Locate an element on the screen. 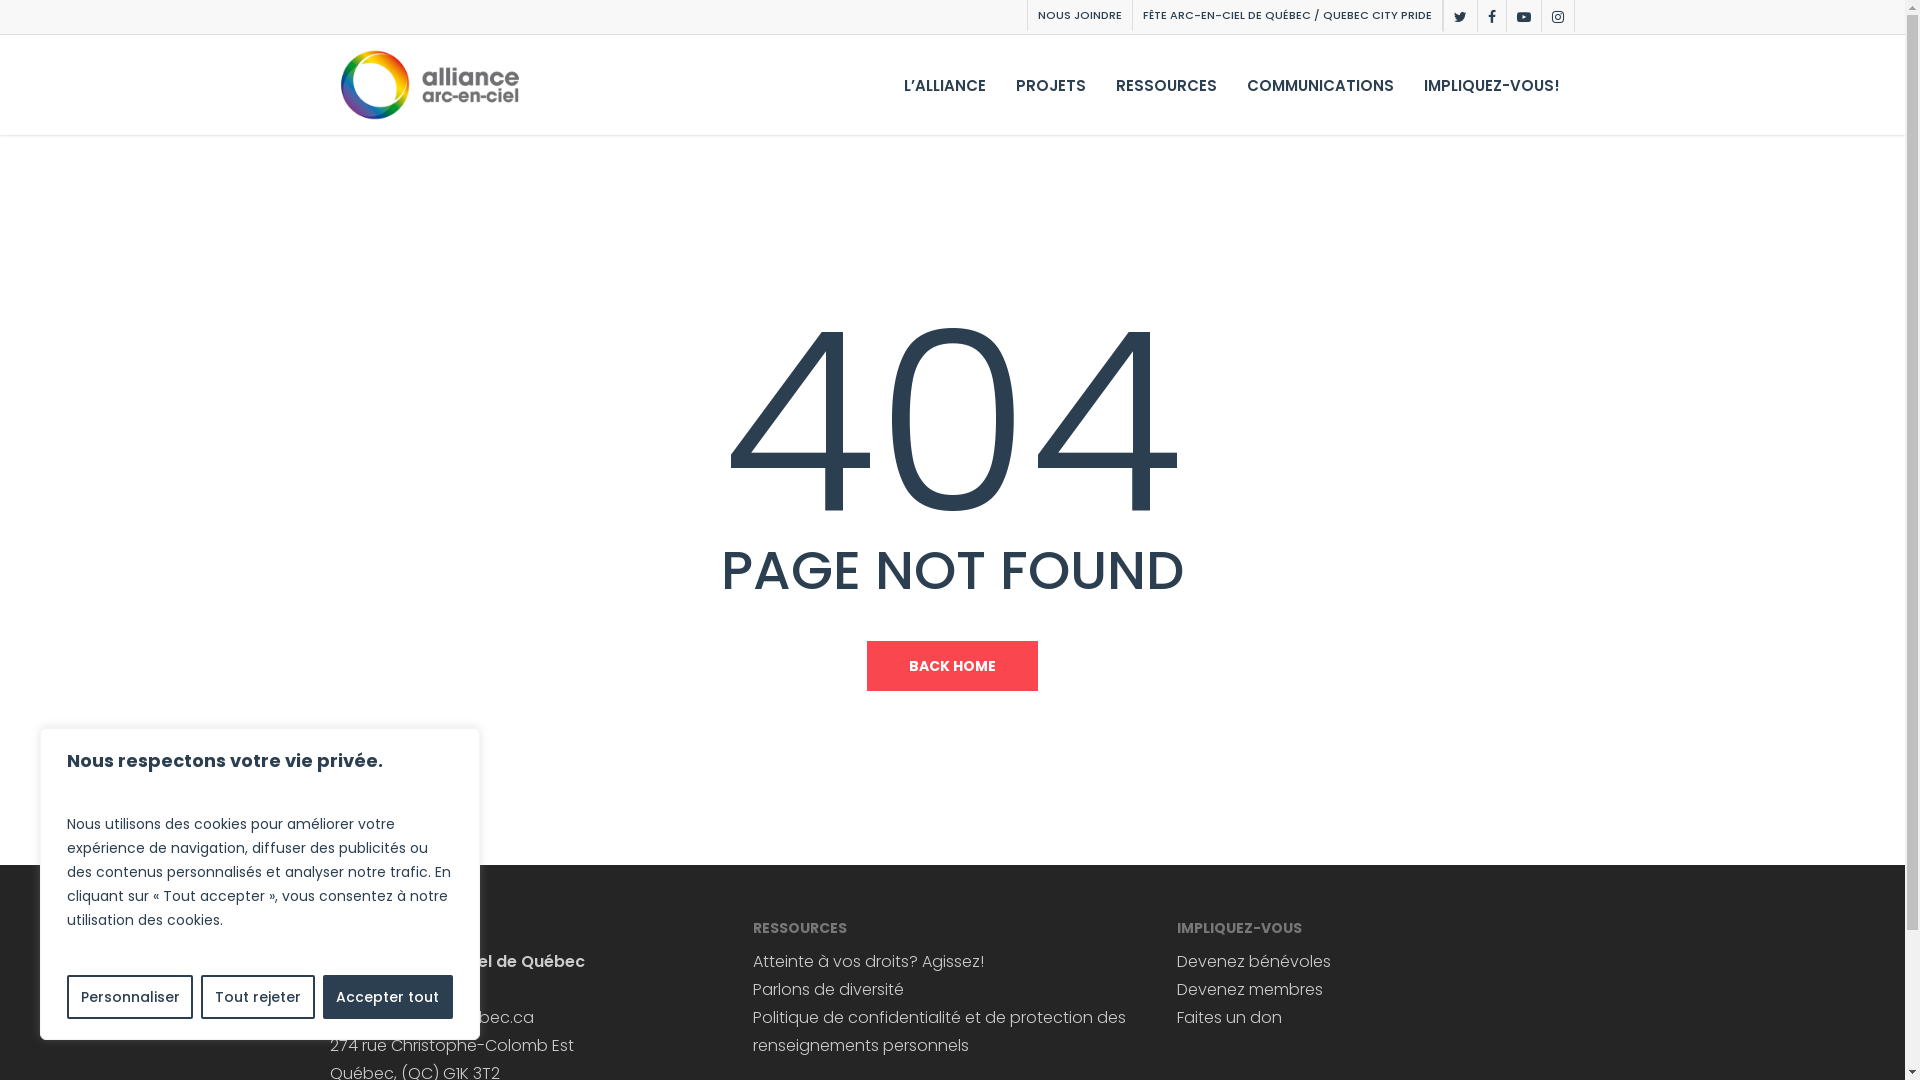 The width and height of the screenshot is (1920, 1080). 'PROJETS' is located at coordinates (1050, 84).